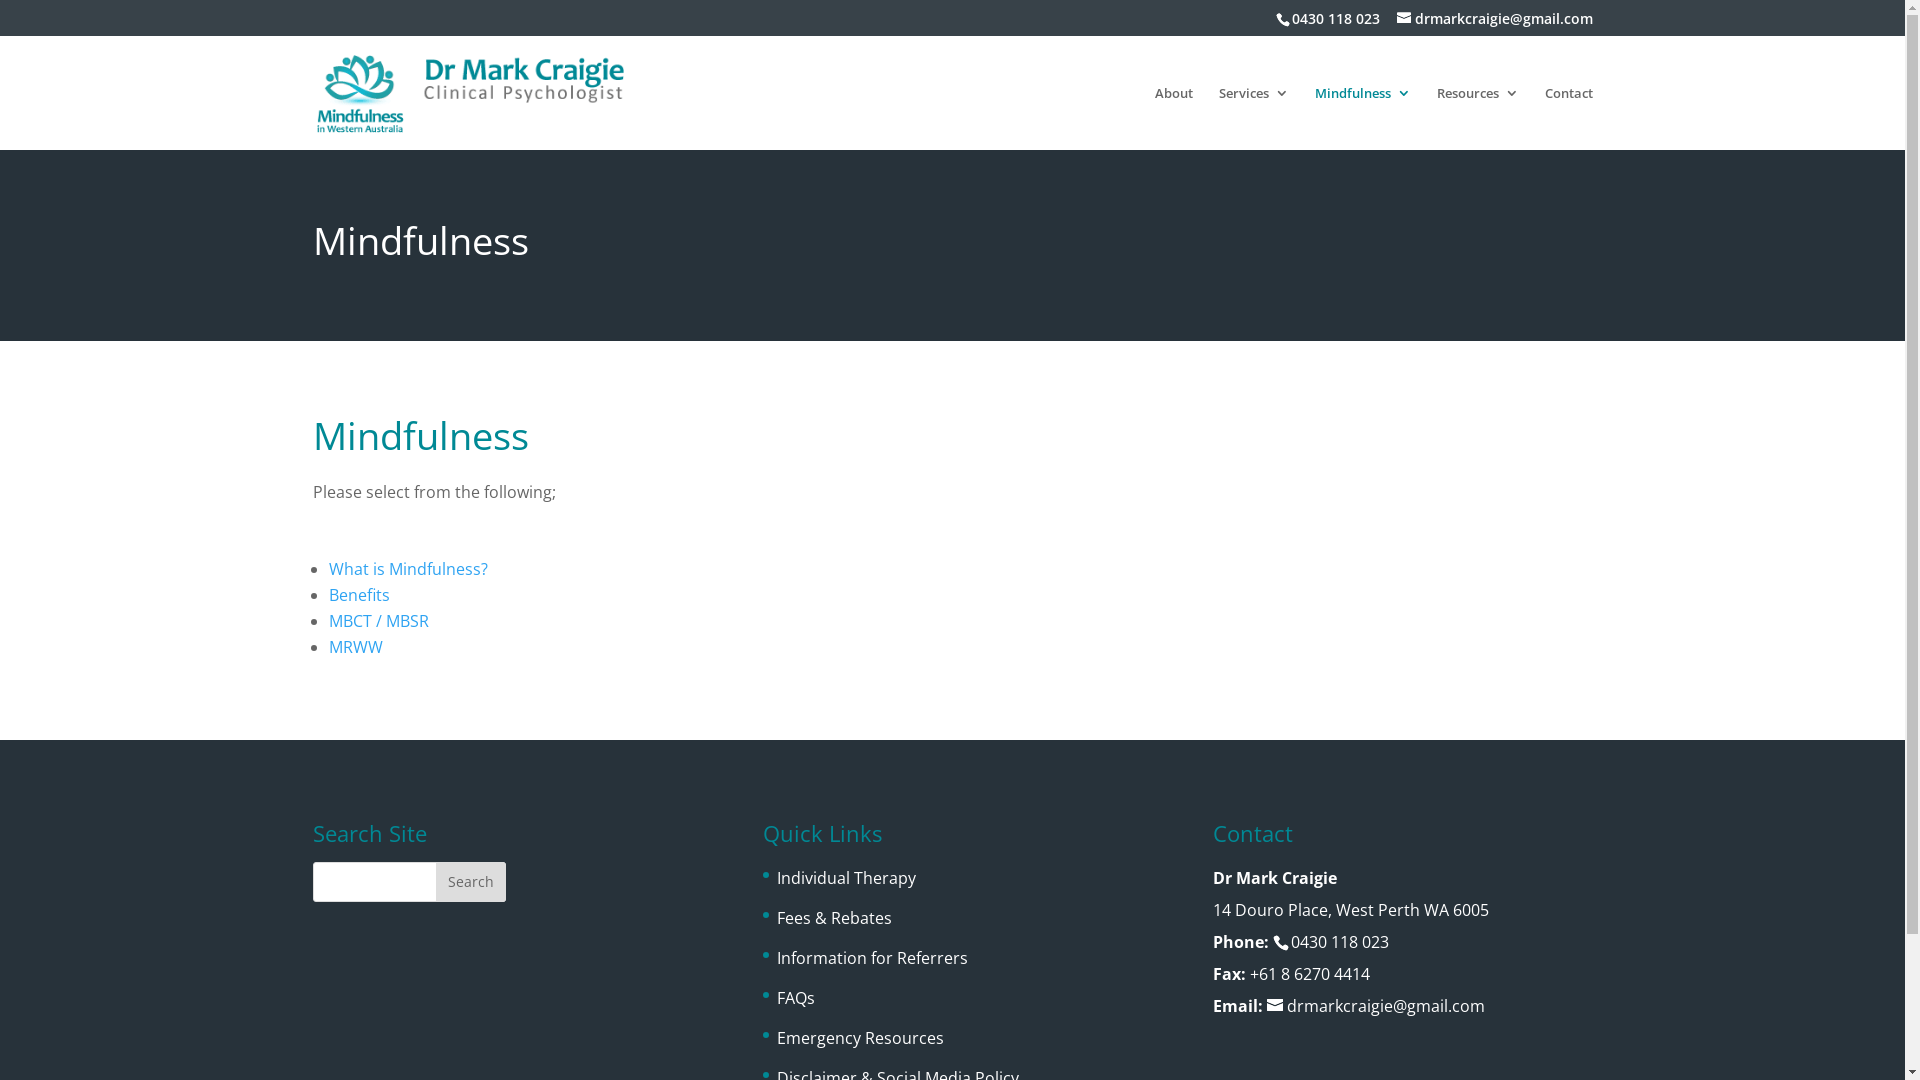 This screenshot has height=1080, width=1920. What do you see at coordinates (872, 956) in the screenshot?
I see `'Information for Referrers'` at bounding box center [872, 956].